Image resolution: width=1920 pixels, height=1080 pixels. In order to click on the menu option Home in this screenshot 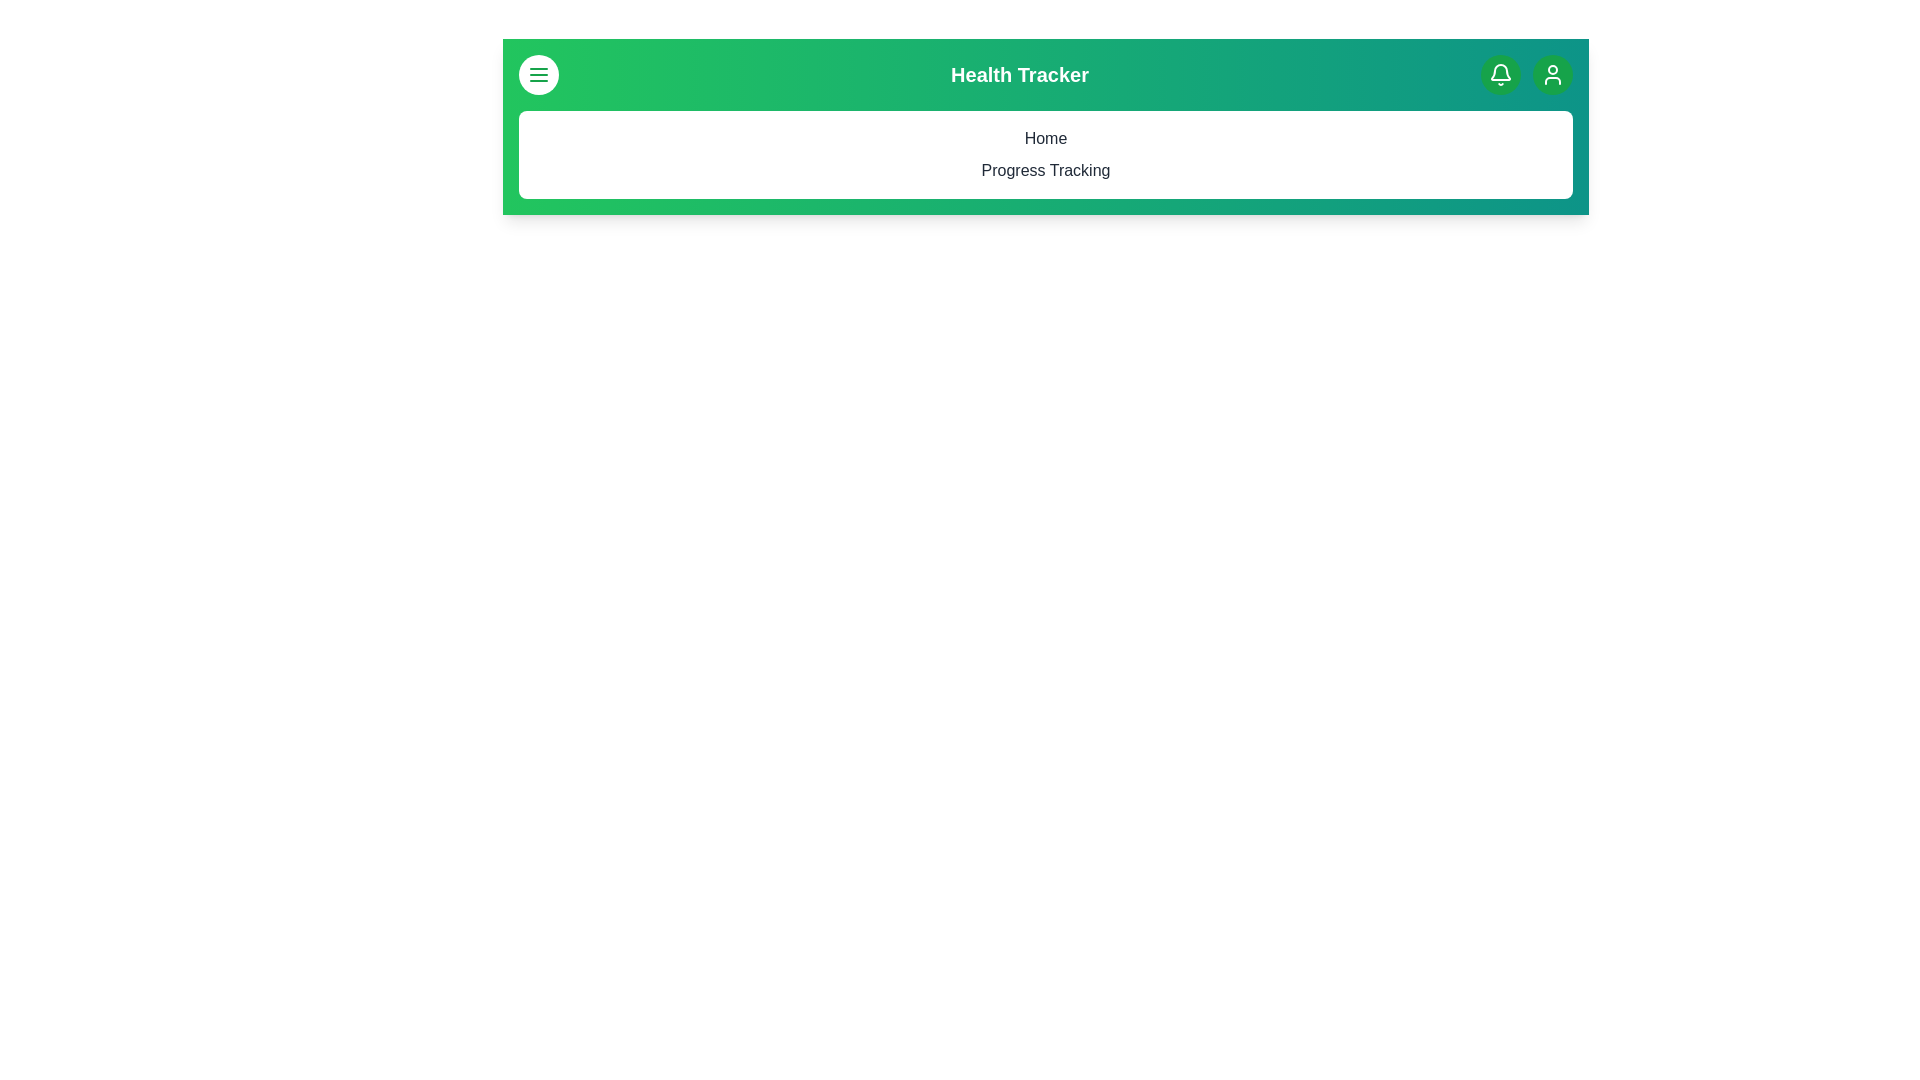, I will do `click(1045, 137)`.